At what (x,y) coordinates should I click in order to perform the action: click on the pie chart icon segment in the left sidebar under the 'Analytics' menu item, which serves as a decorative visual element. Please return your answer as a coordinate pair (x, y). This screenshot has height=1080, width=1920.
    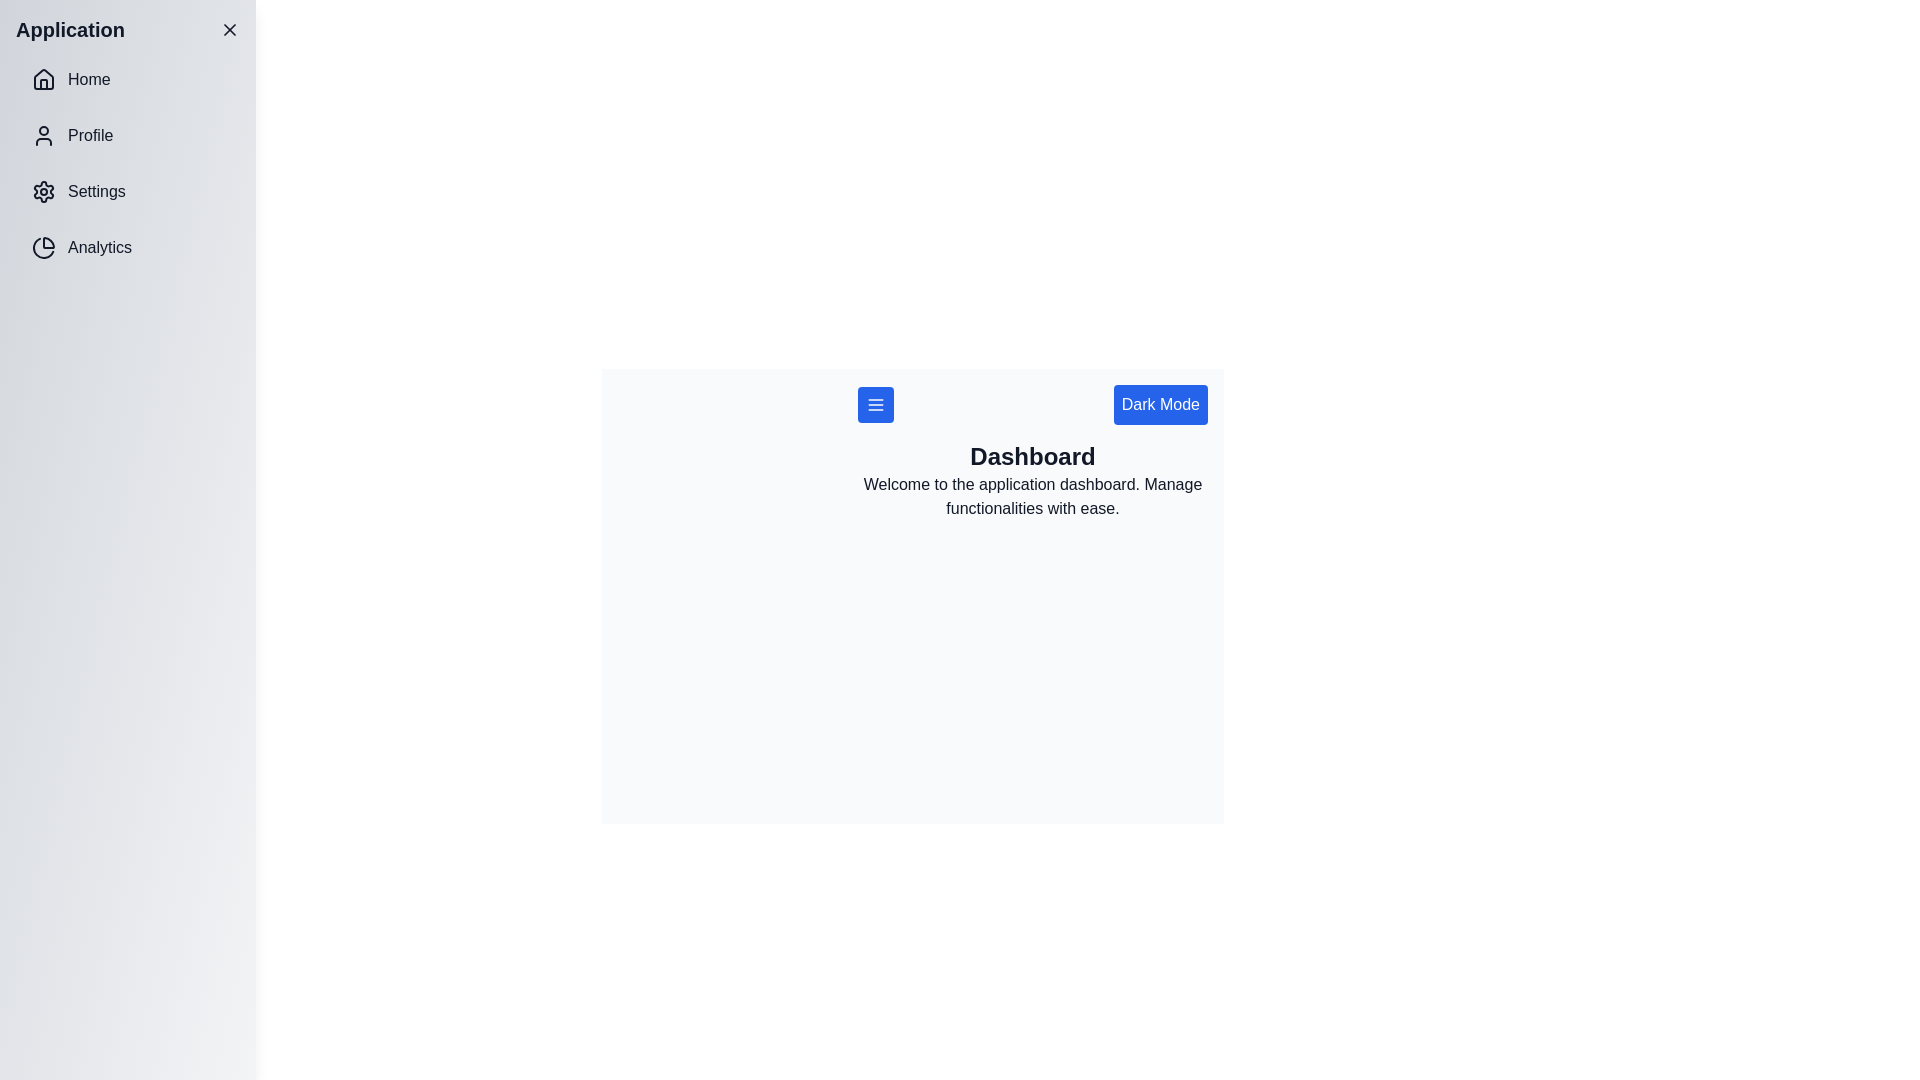
    Looking at the image, I should click on (43, 247).